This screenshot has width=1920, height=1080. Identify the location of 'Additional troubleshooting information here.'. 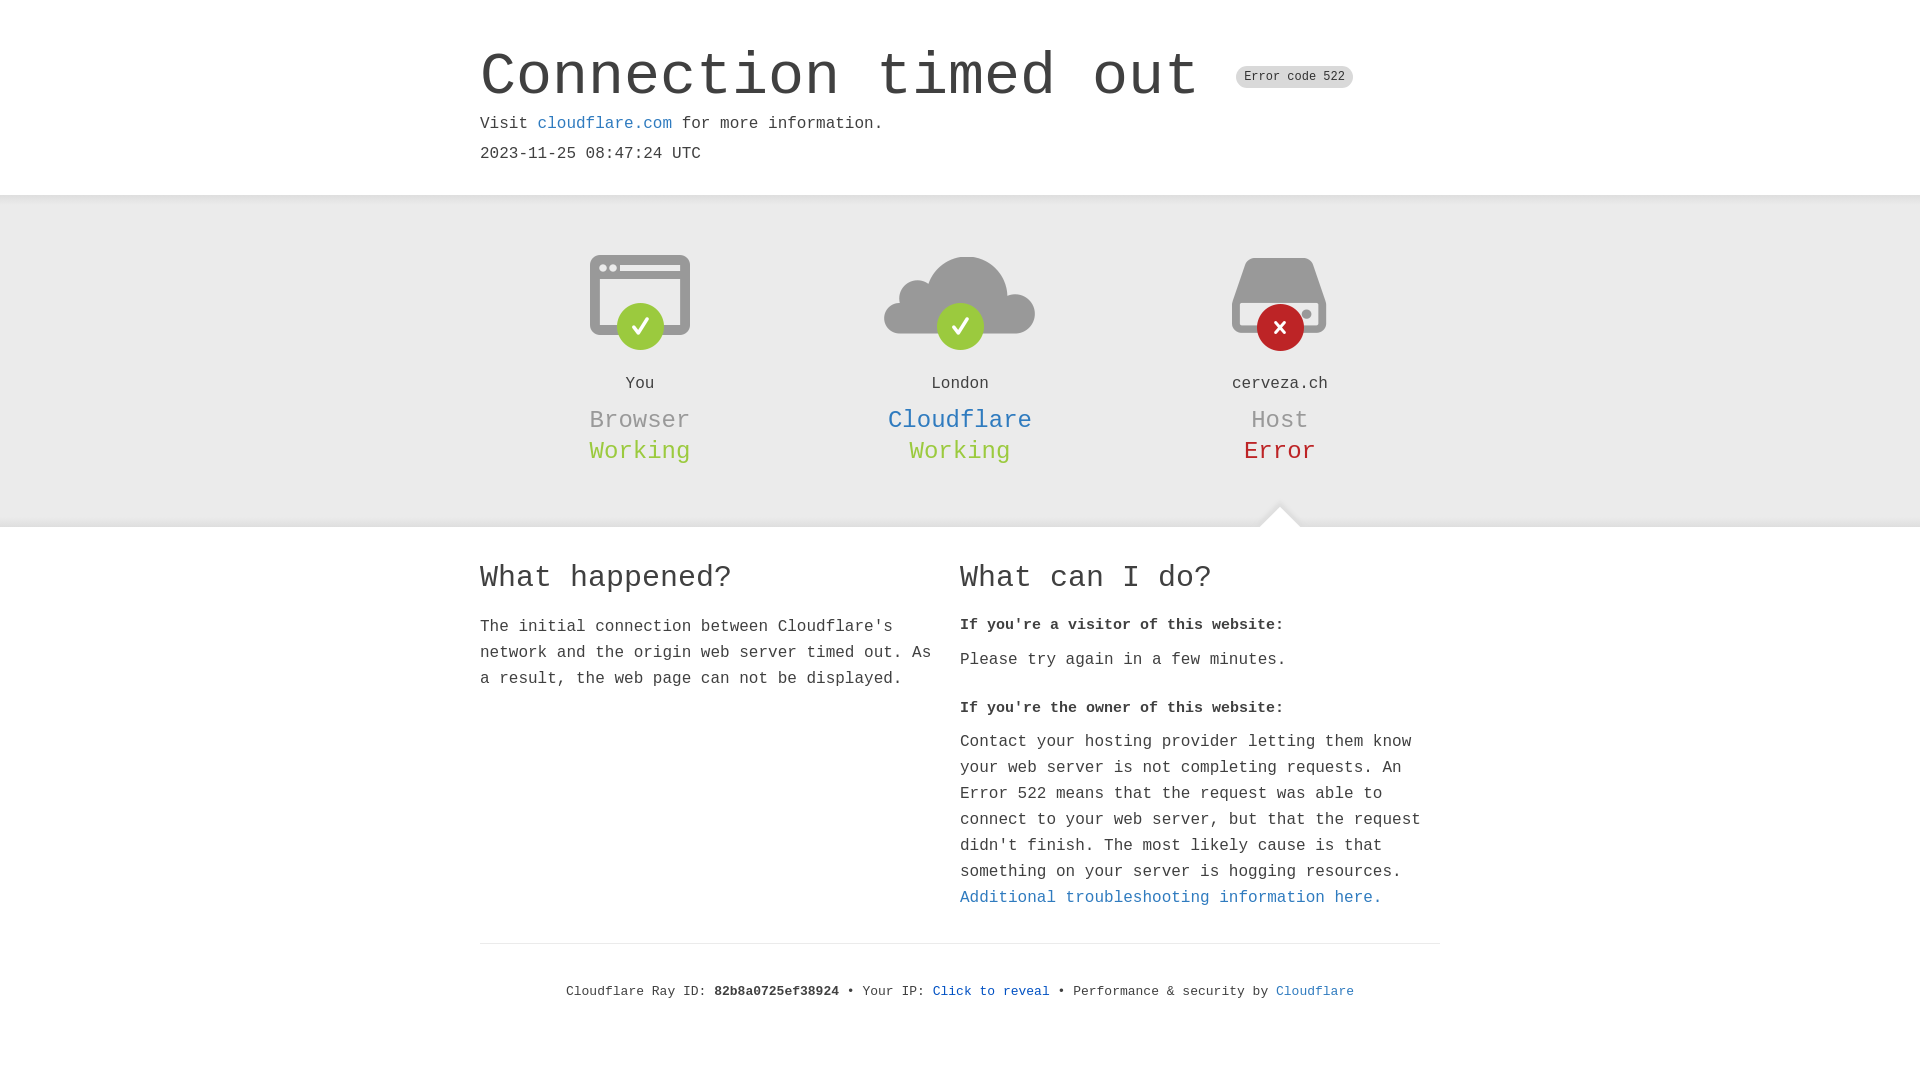
(1171, 897).